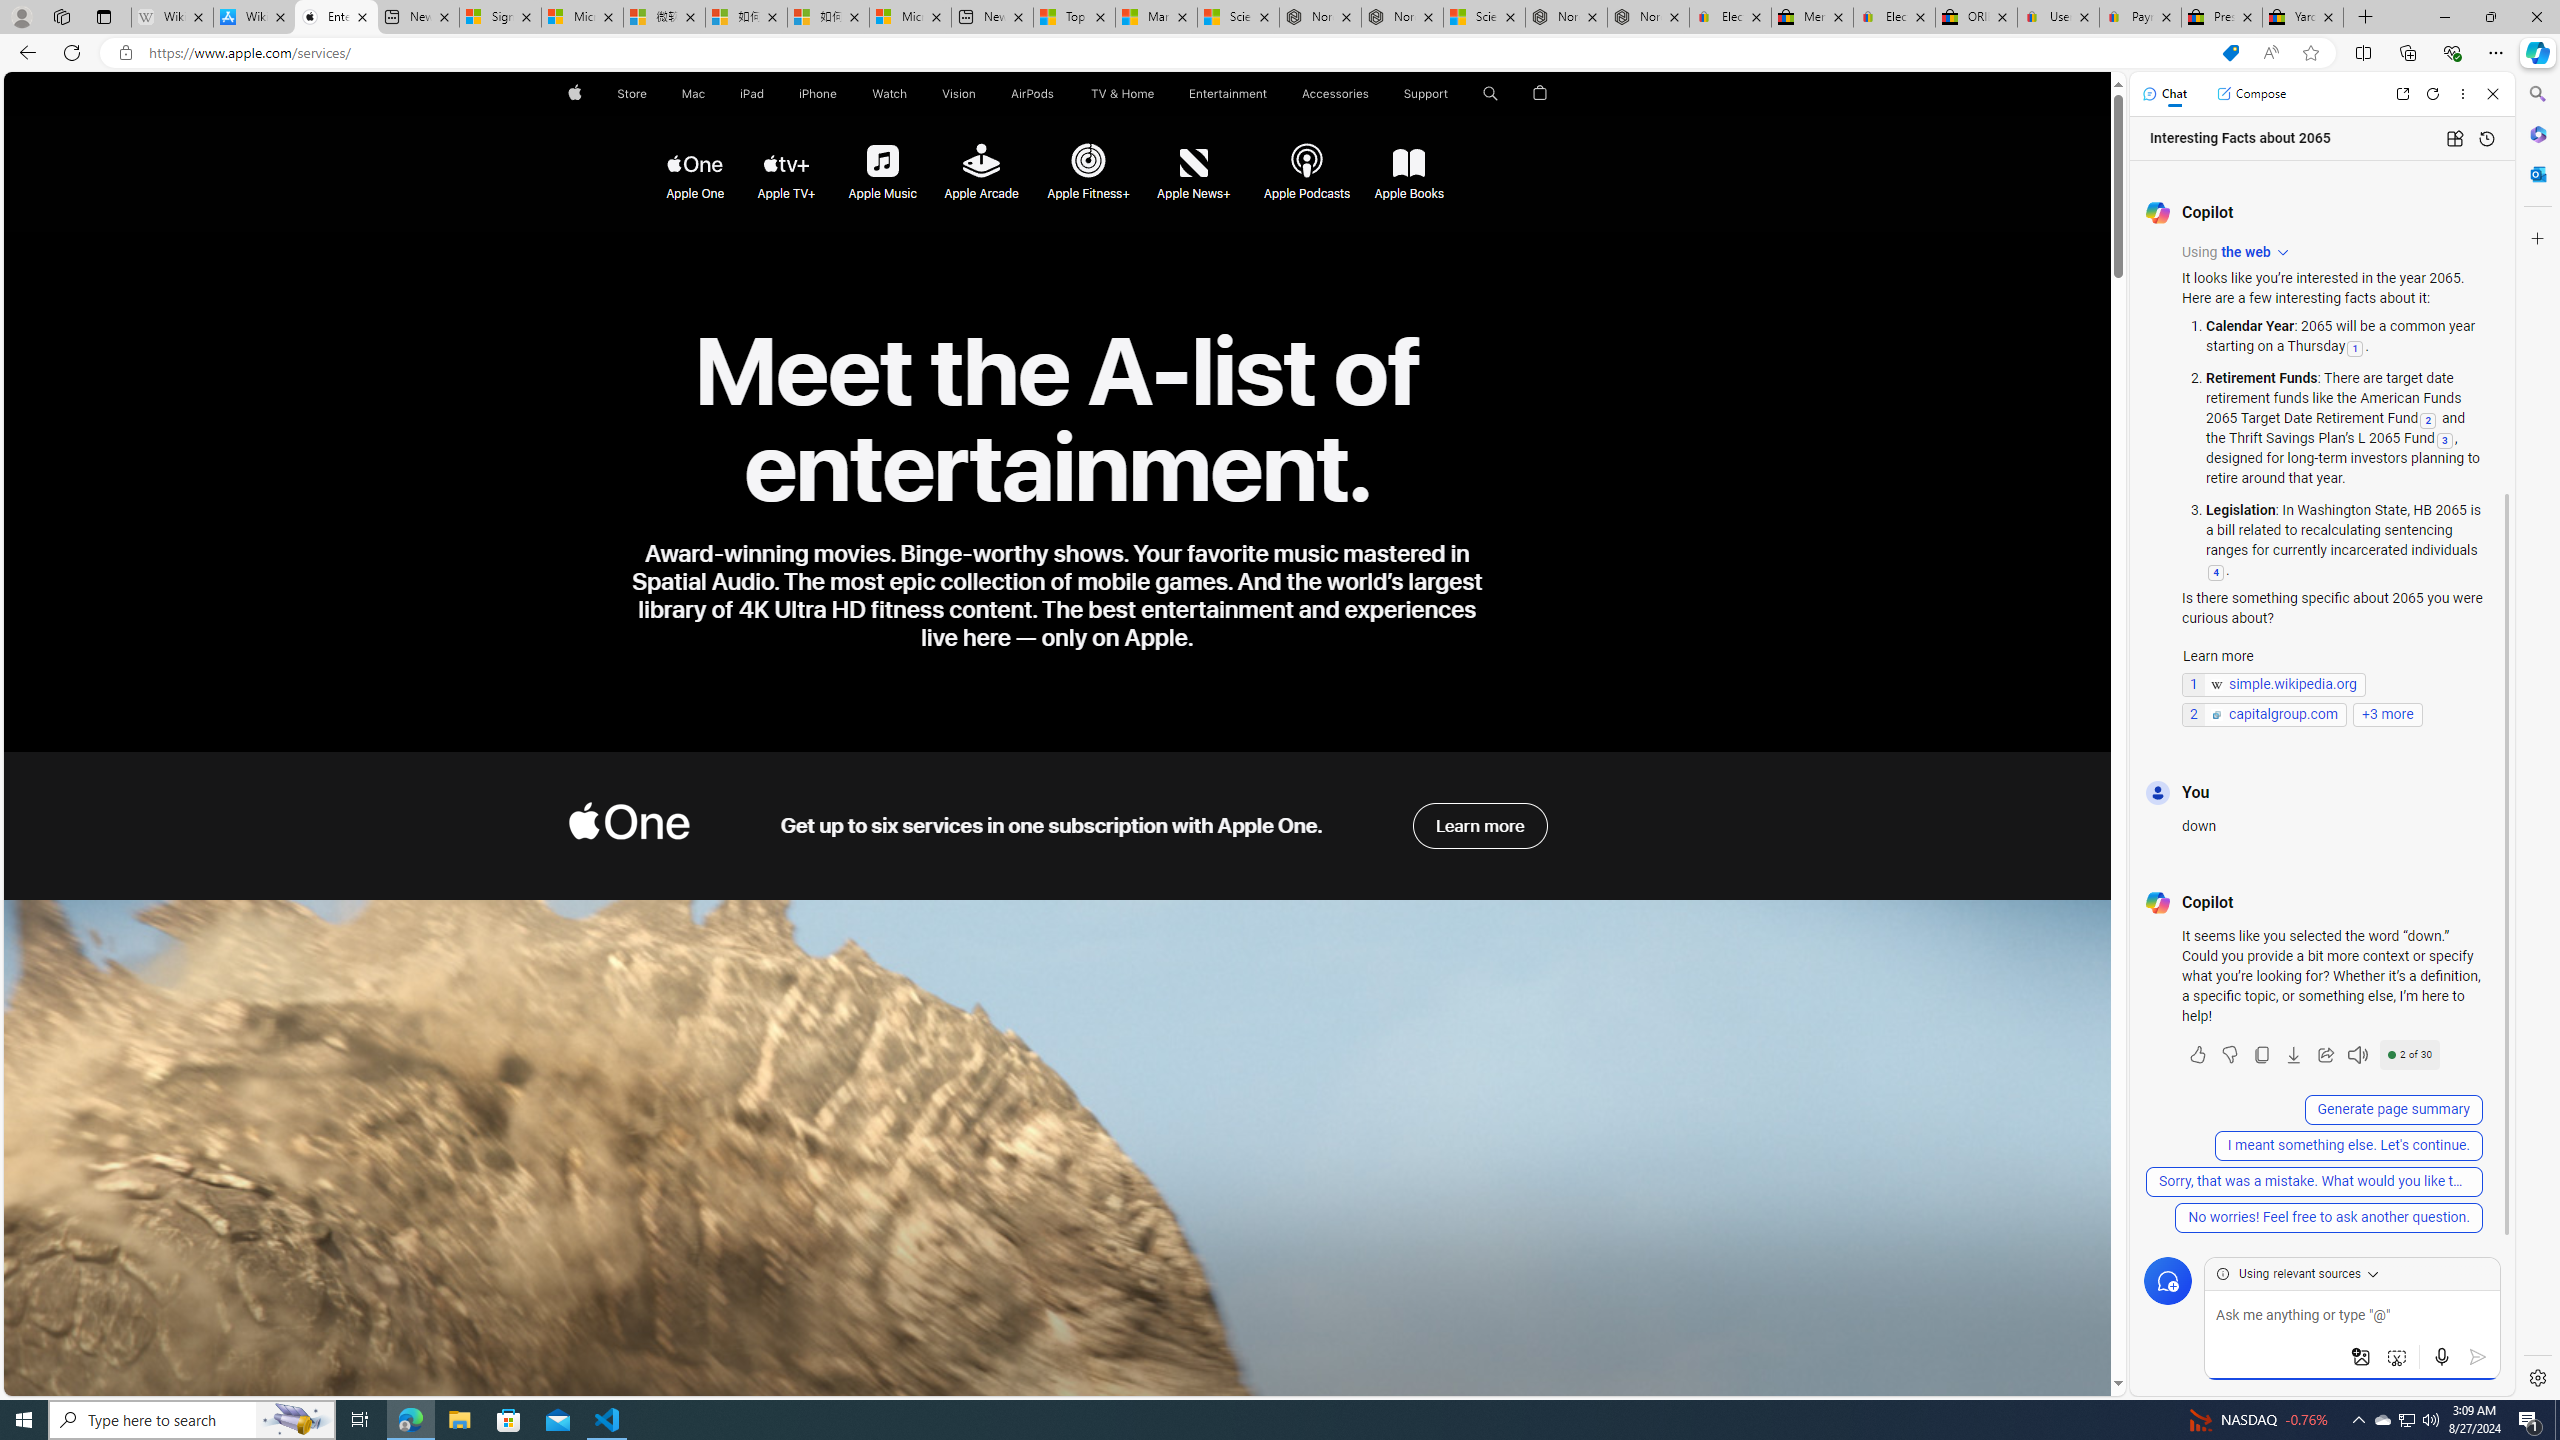 Image resolution: width=2560 pixels, height=1440 pixels. Describe the element at coordinates (2250, 92) in the screenshot. I see `'Compose'` at that location.